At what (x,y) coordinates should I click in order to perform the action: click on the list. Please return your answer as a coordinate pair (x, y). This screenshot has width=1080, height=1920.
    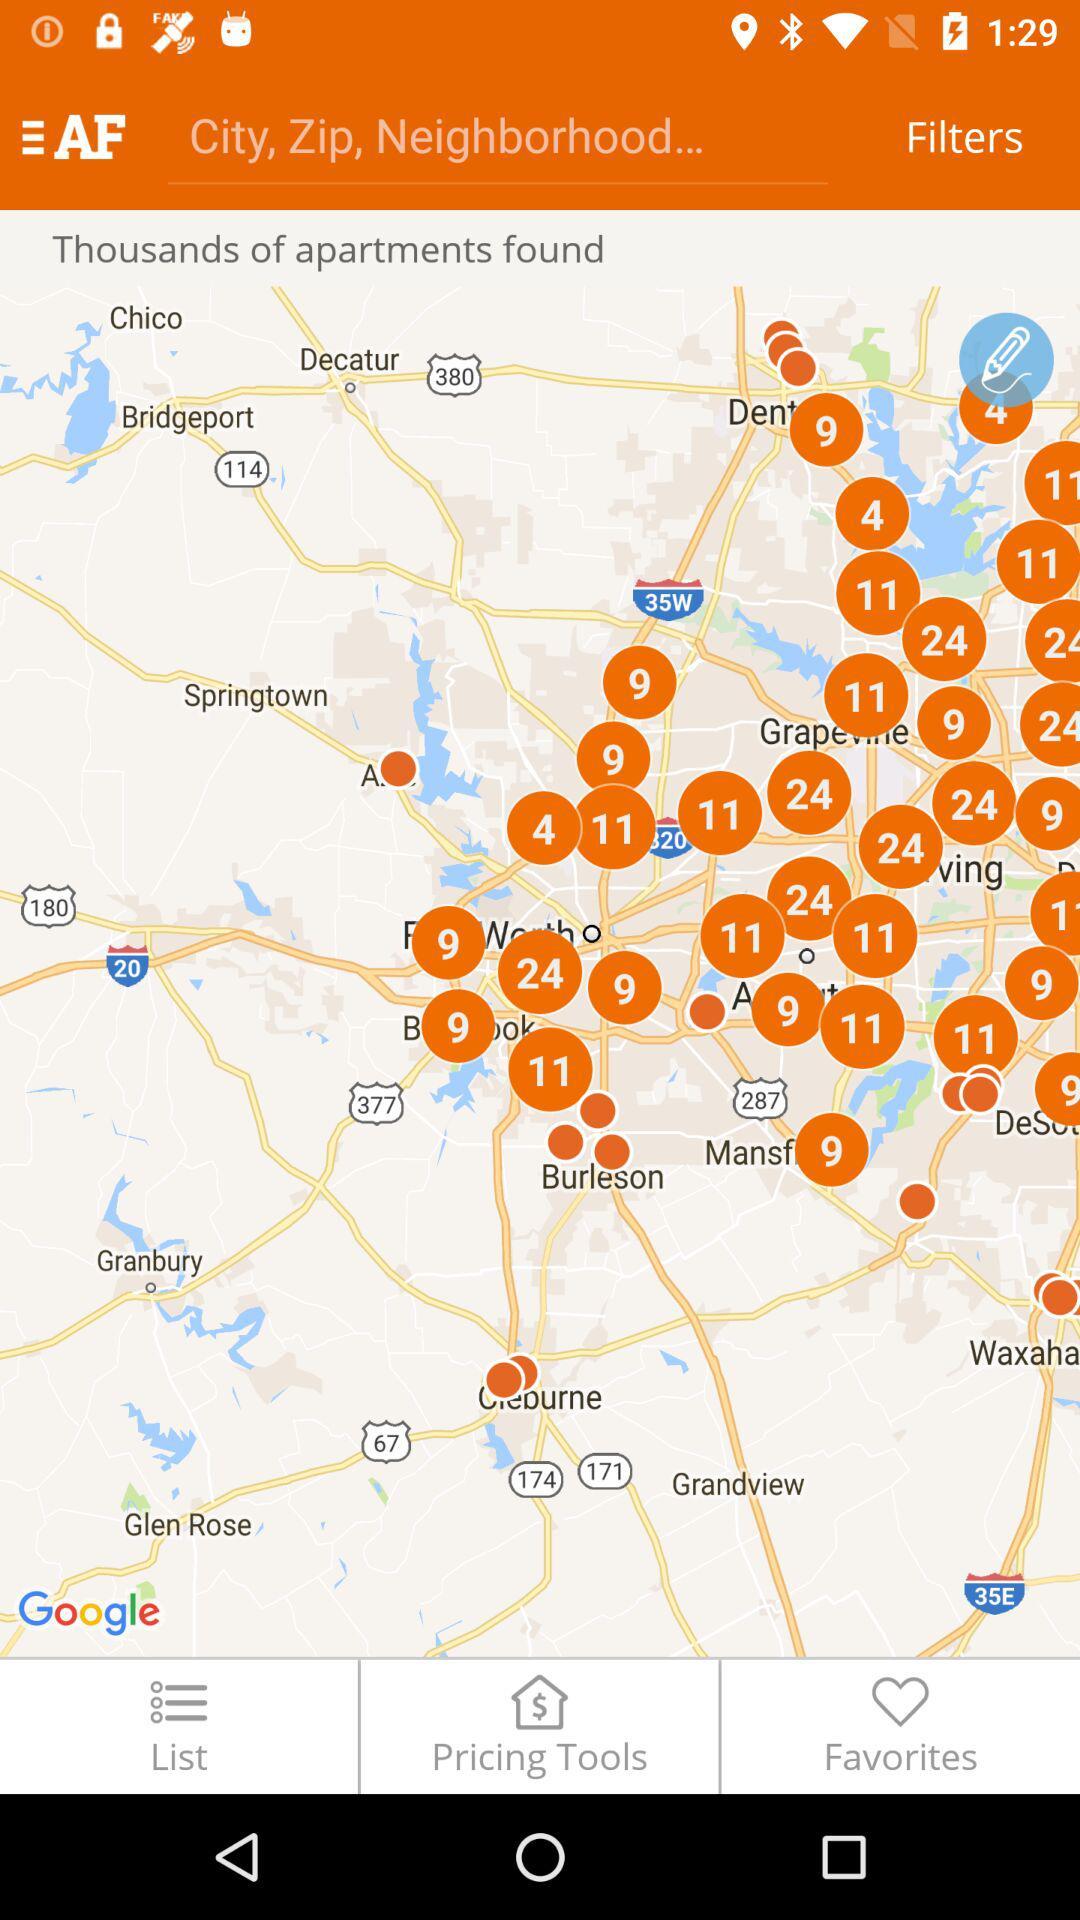
    Looking at the image, I should click on (177, 1725).